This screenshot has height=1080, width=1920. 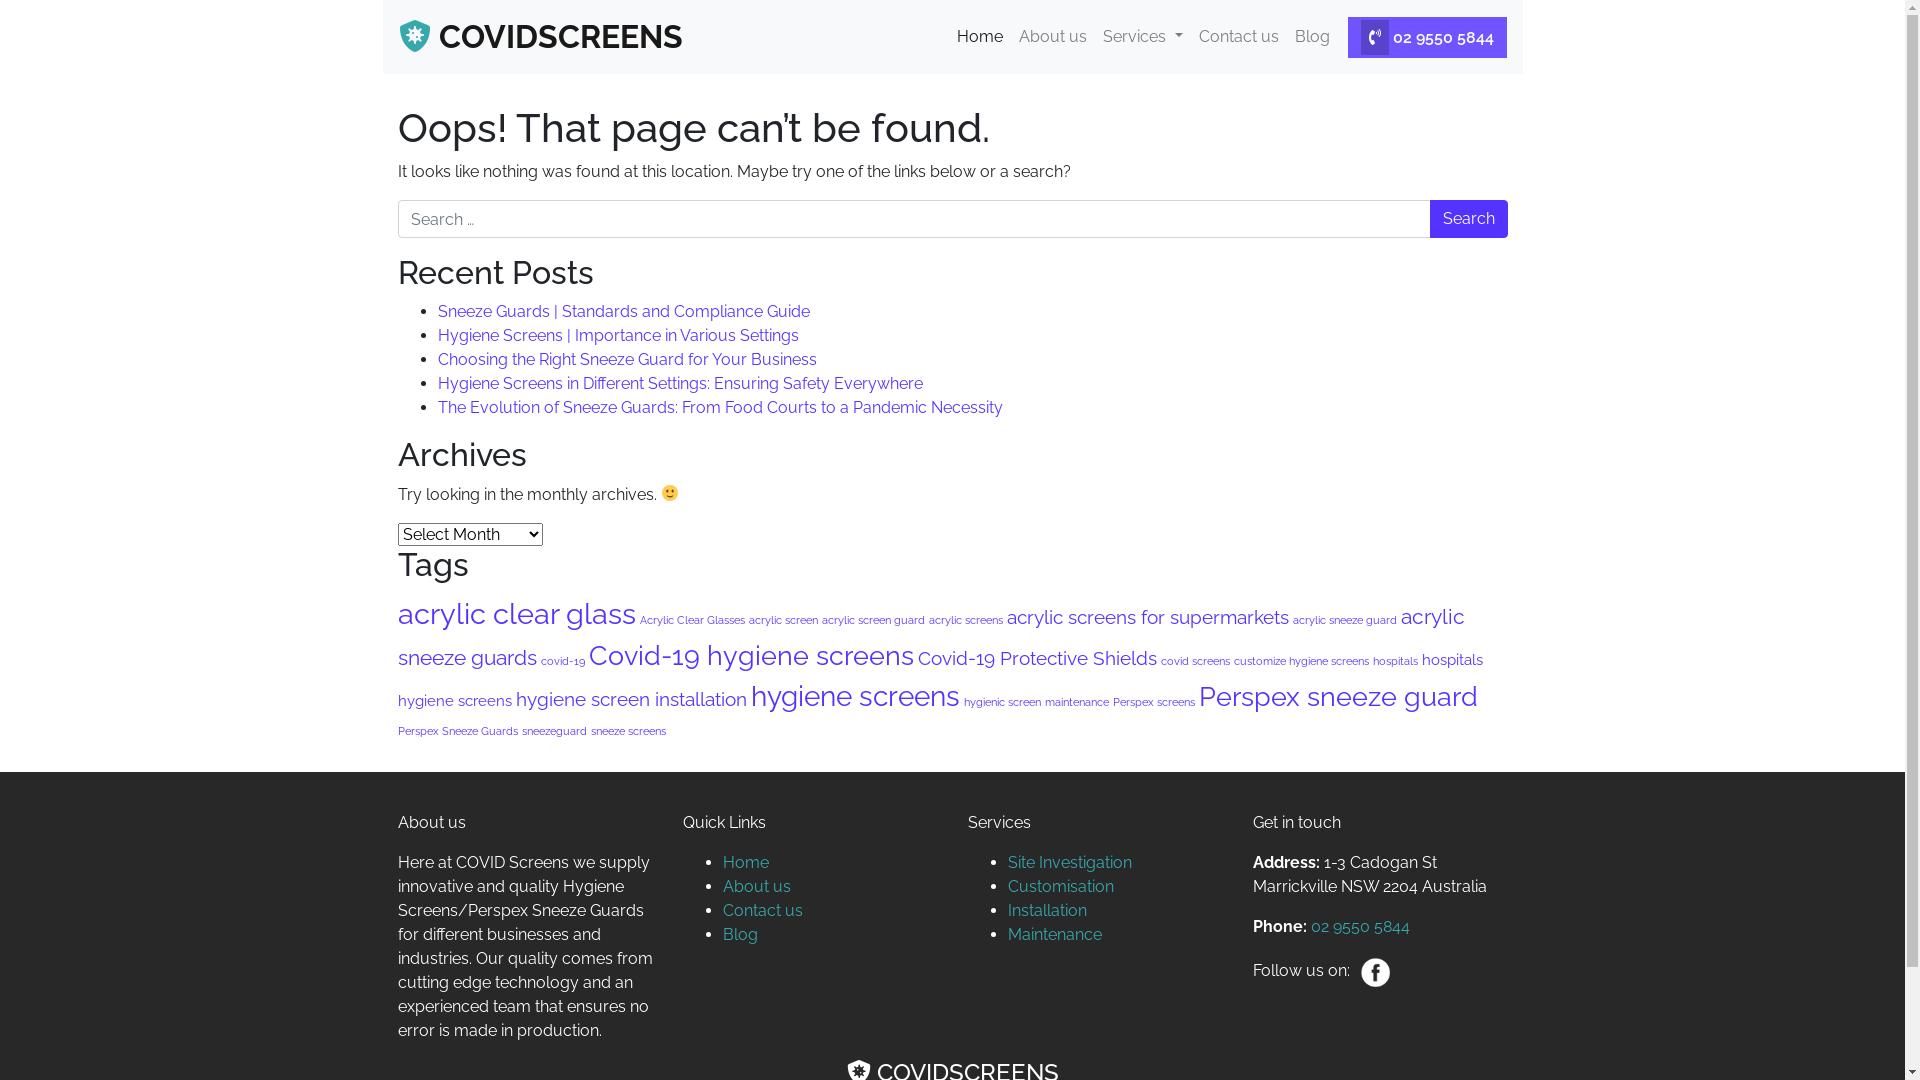 I want to click on 'customize hygiene screens', so click(x=1301, y=660).